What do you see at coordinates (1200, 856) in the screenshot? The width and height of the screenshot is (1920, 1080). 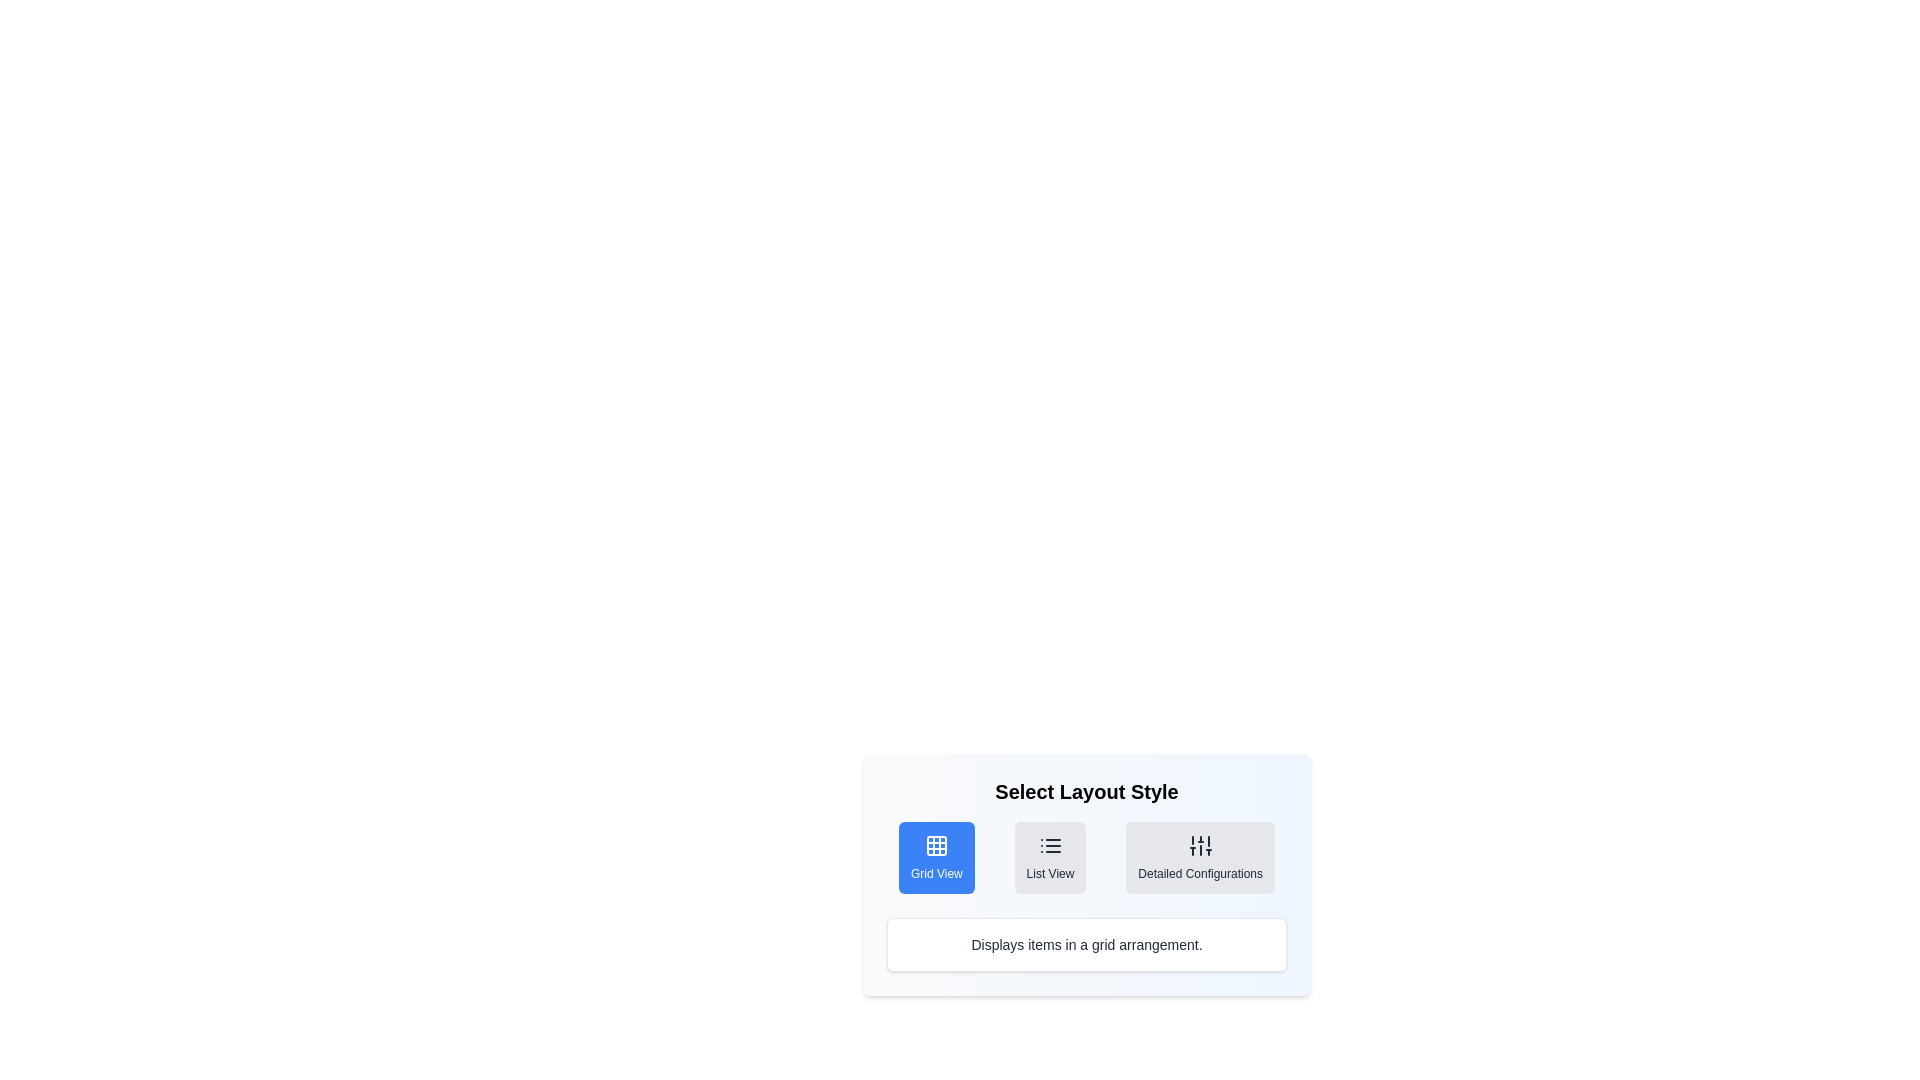 I see `the layout style button for Detailed Configurations` at bounding box center [1200, 856].